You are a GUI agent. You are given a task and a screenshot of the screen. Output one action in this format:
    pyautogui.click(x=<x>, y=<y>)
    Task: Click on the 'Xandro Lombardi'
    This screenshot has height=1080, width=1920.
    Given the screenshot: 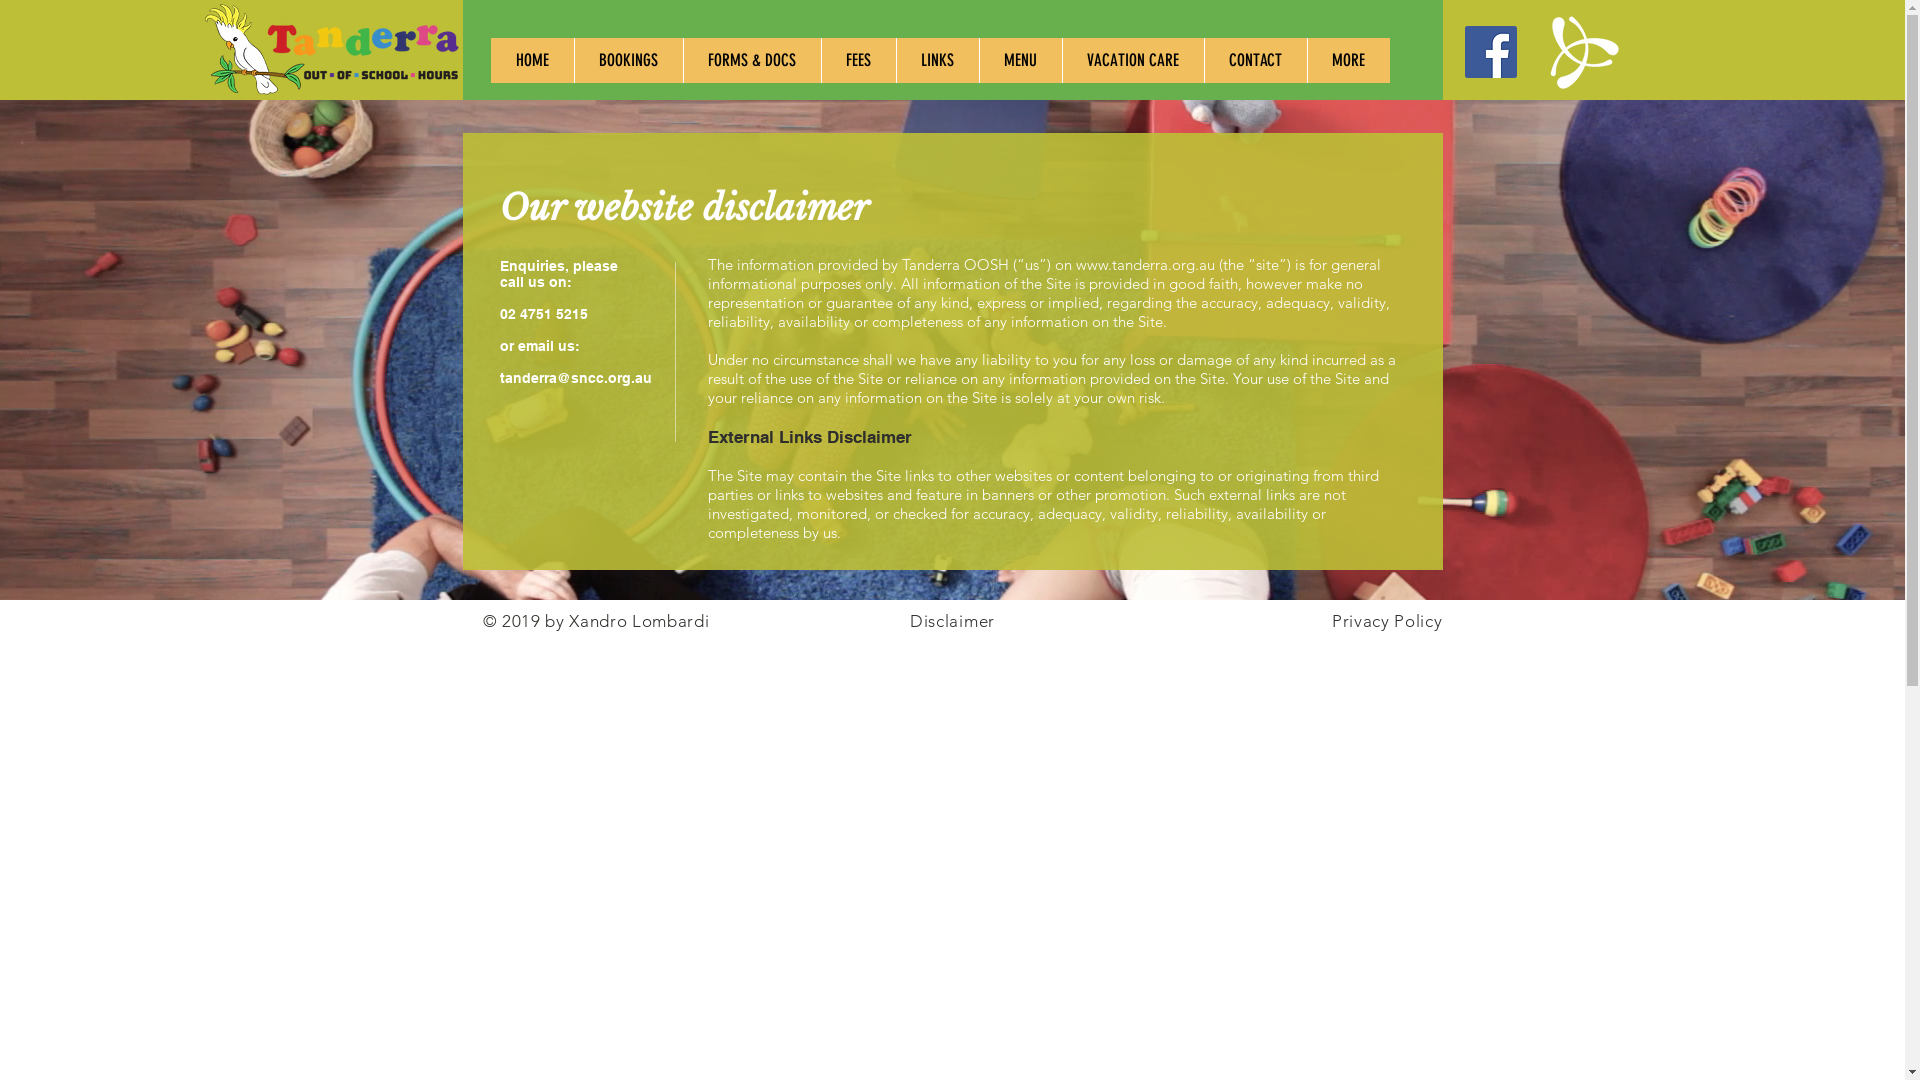 What is the action you would take?
    pyautogui.click(x=637, y=620)
    